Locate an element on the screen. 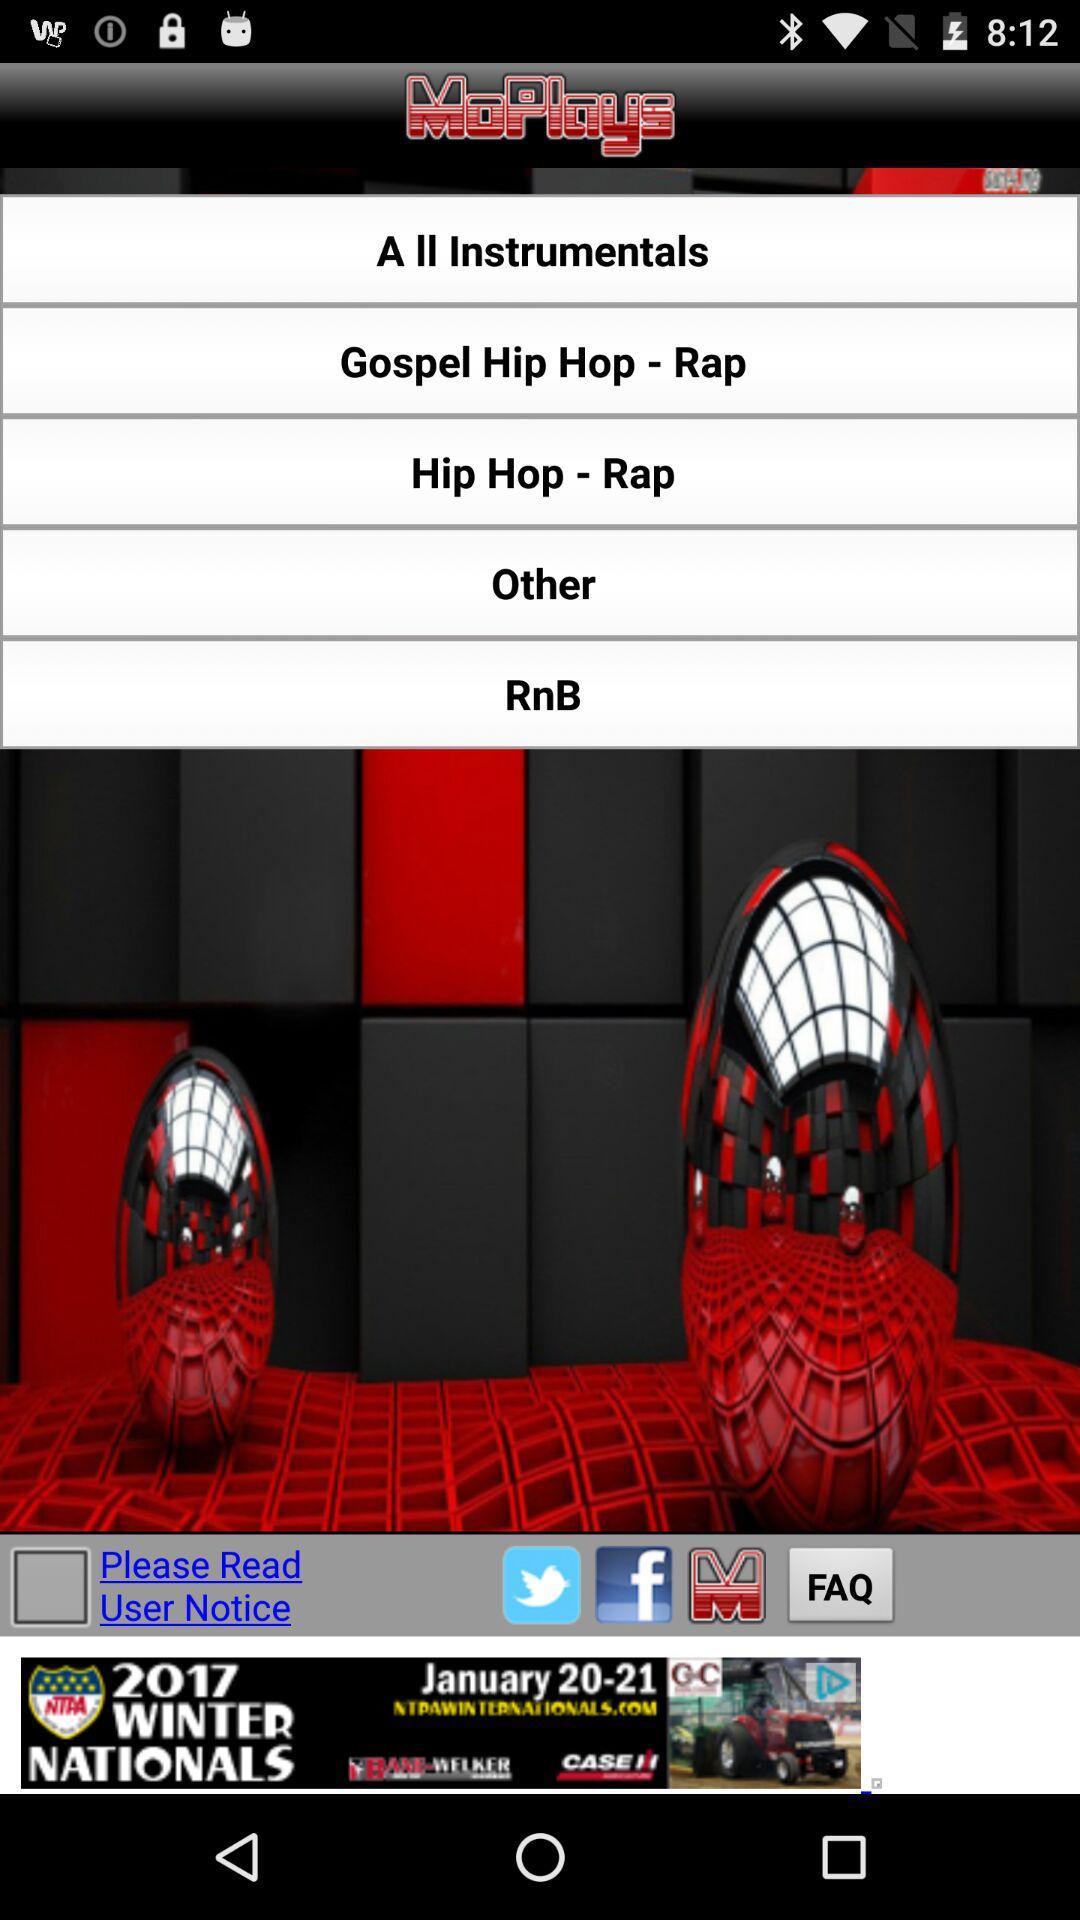  faceboo is located at coordinates (634, 1584).